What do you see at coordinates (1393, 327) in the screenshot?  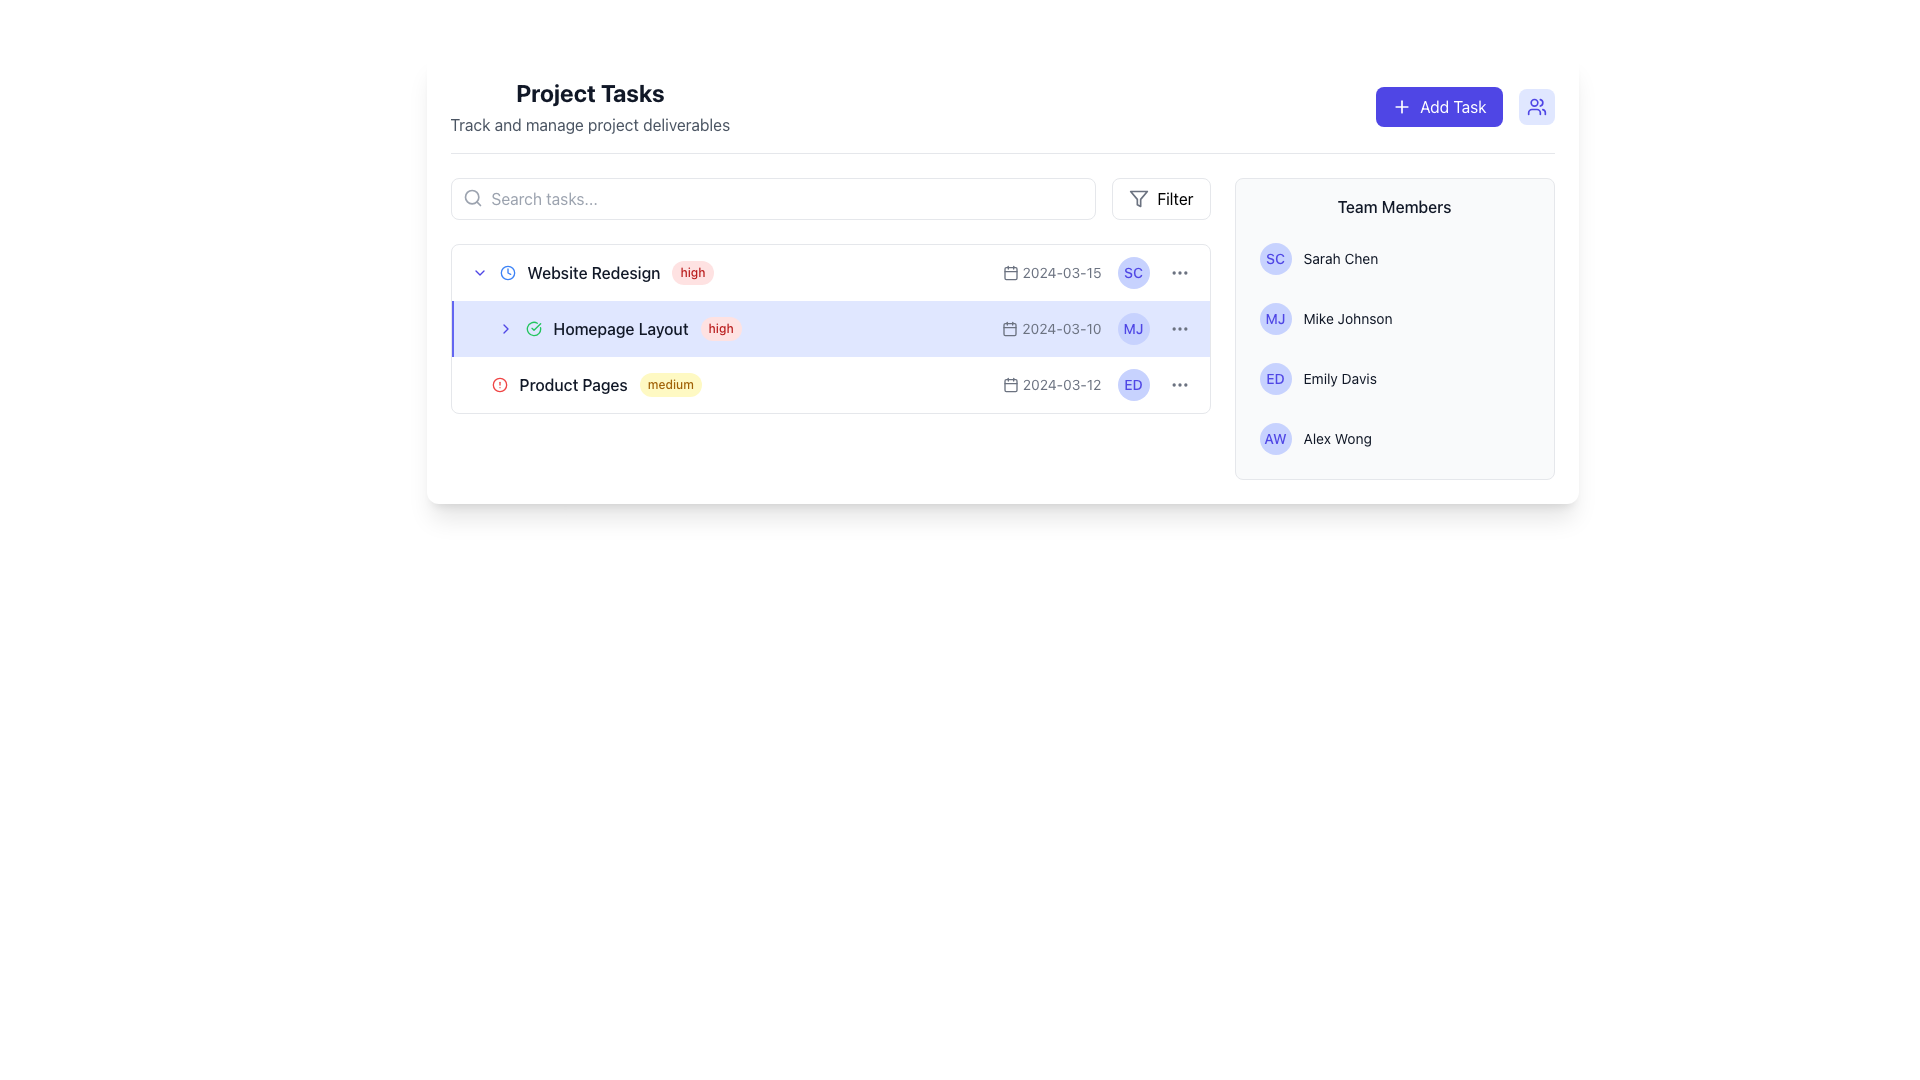 I see `the 'Team Members' card component, which displays a list of team members with initials in circular icons, located on the right side of the page layout` at bounding box center [1393, 327].